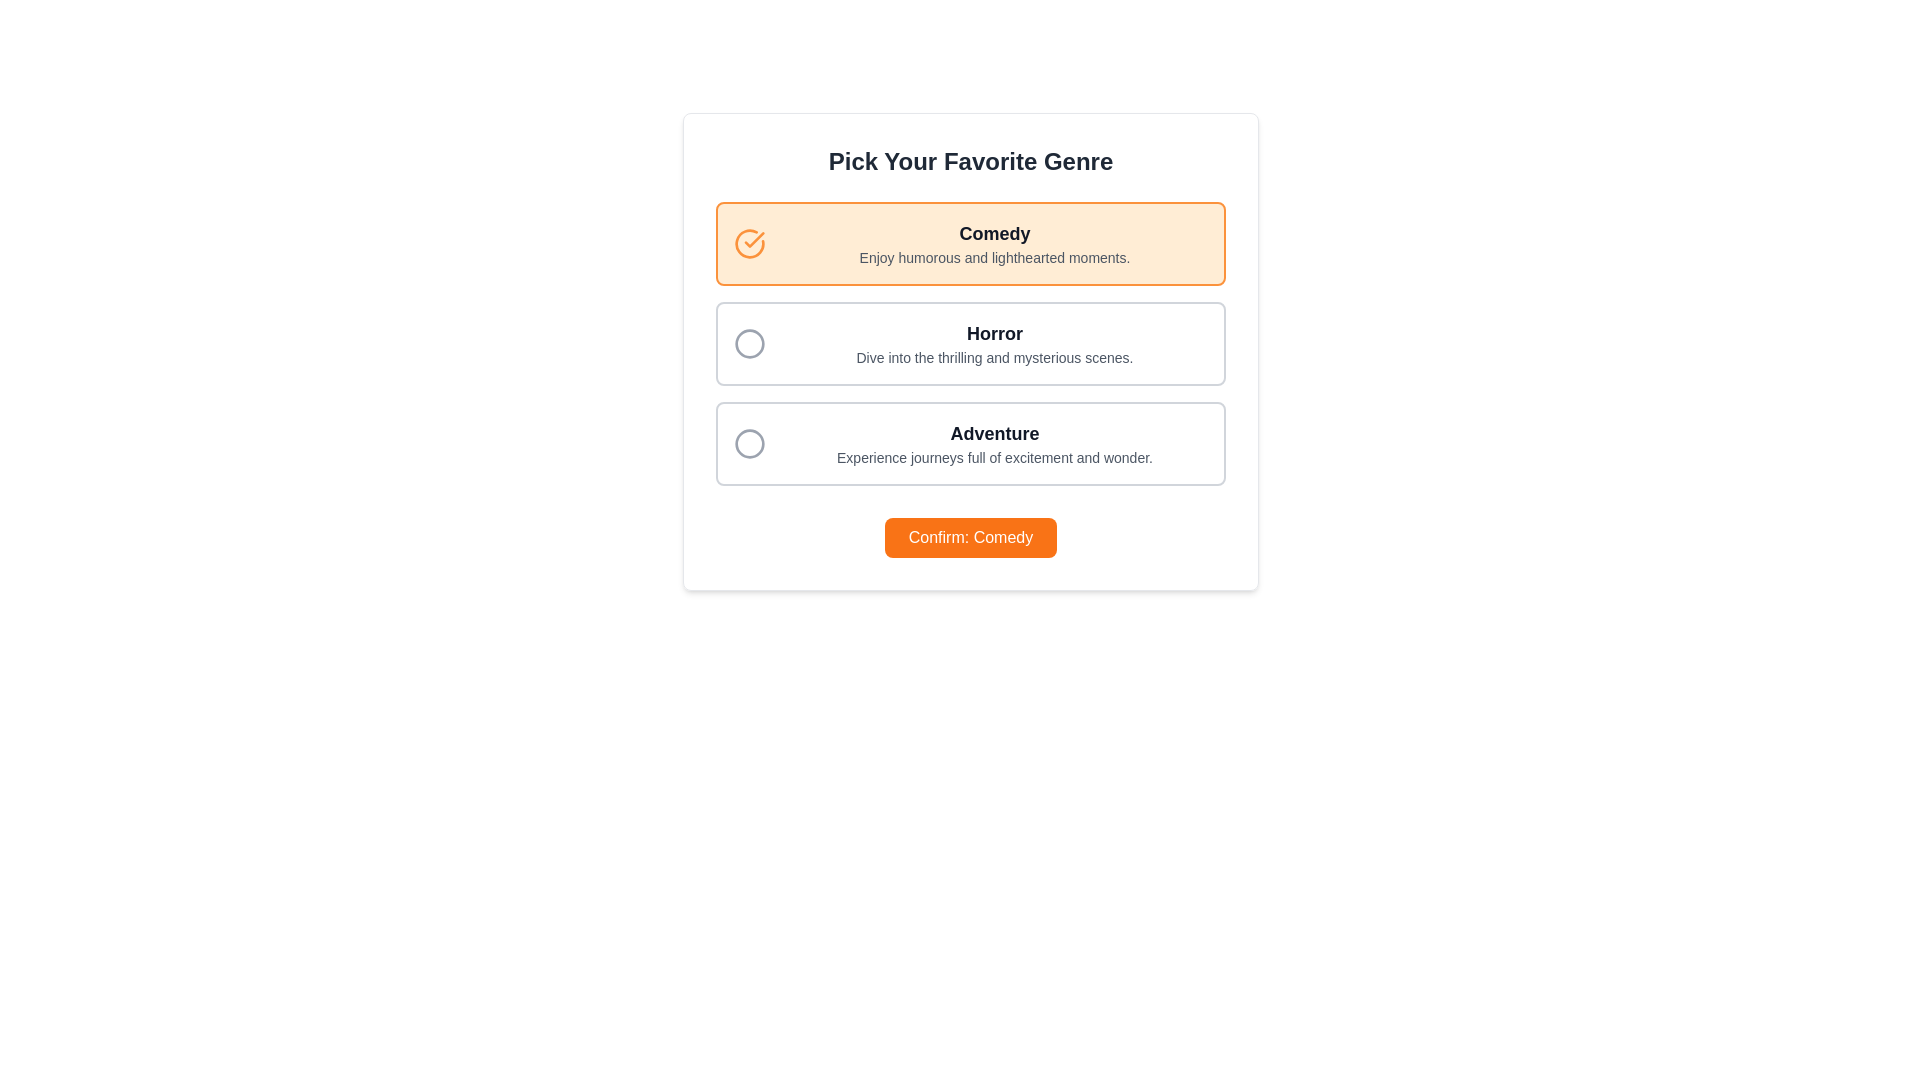 Image resolution: width=1920 pixels, height=1080 pixels. I want to click on the center of the 'Adventure' selectable card in the genre selection menu, so click(970, 442).